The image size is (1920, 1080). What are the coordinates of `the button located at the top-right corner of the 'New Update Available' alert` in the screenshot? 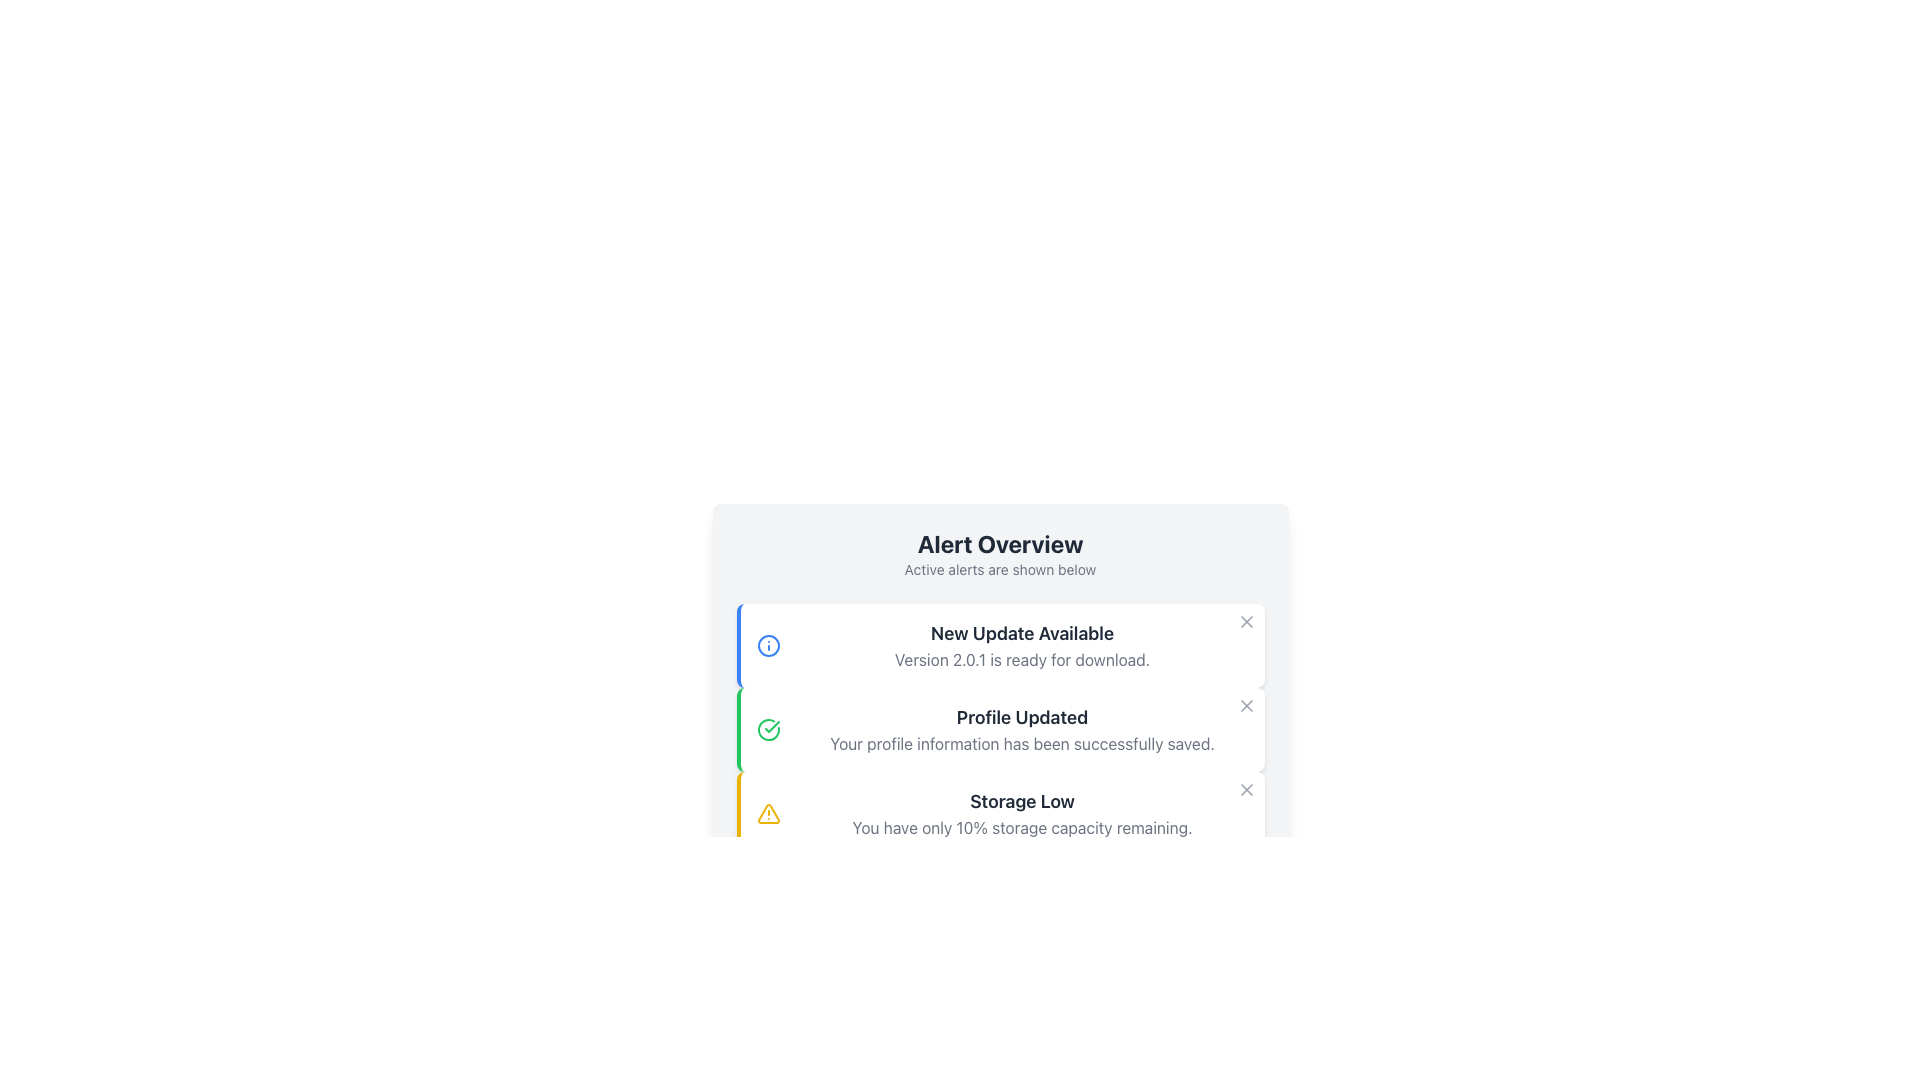 It's located at (1245, 620).